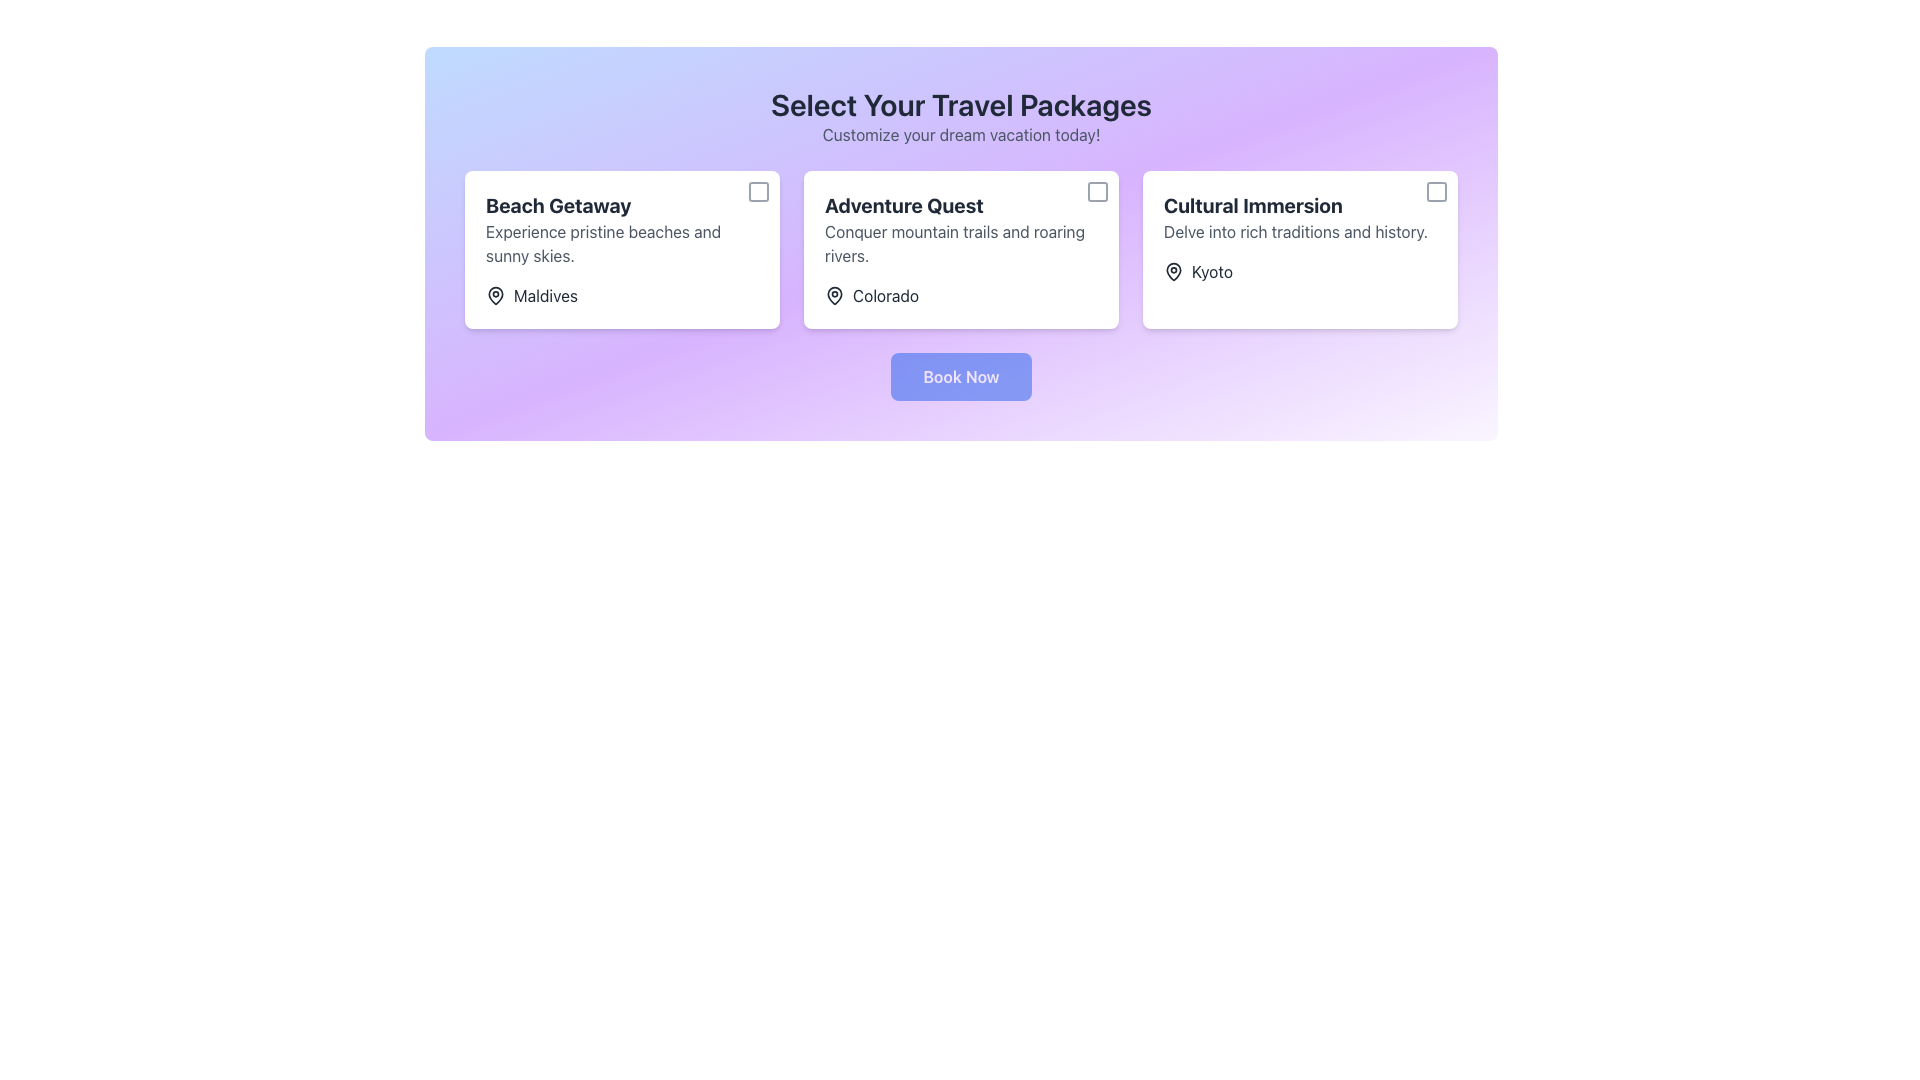 The image size is (1920, 1080). Describe the element at coordinates (961, 249) in the screenshot. I see `the 'Adventure Quest' travel package card, which is the second card in a row of three cards providing selection options for travel packages` at that location.